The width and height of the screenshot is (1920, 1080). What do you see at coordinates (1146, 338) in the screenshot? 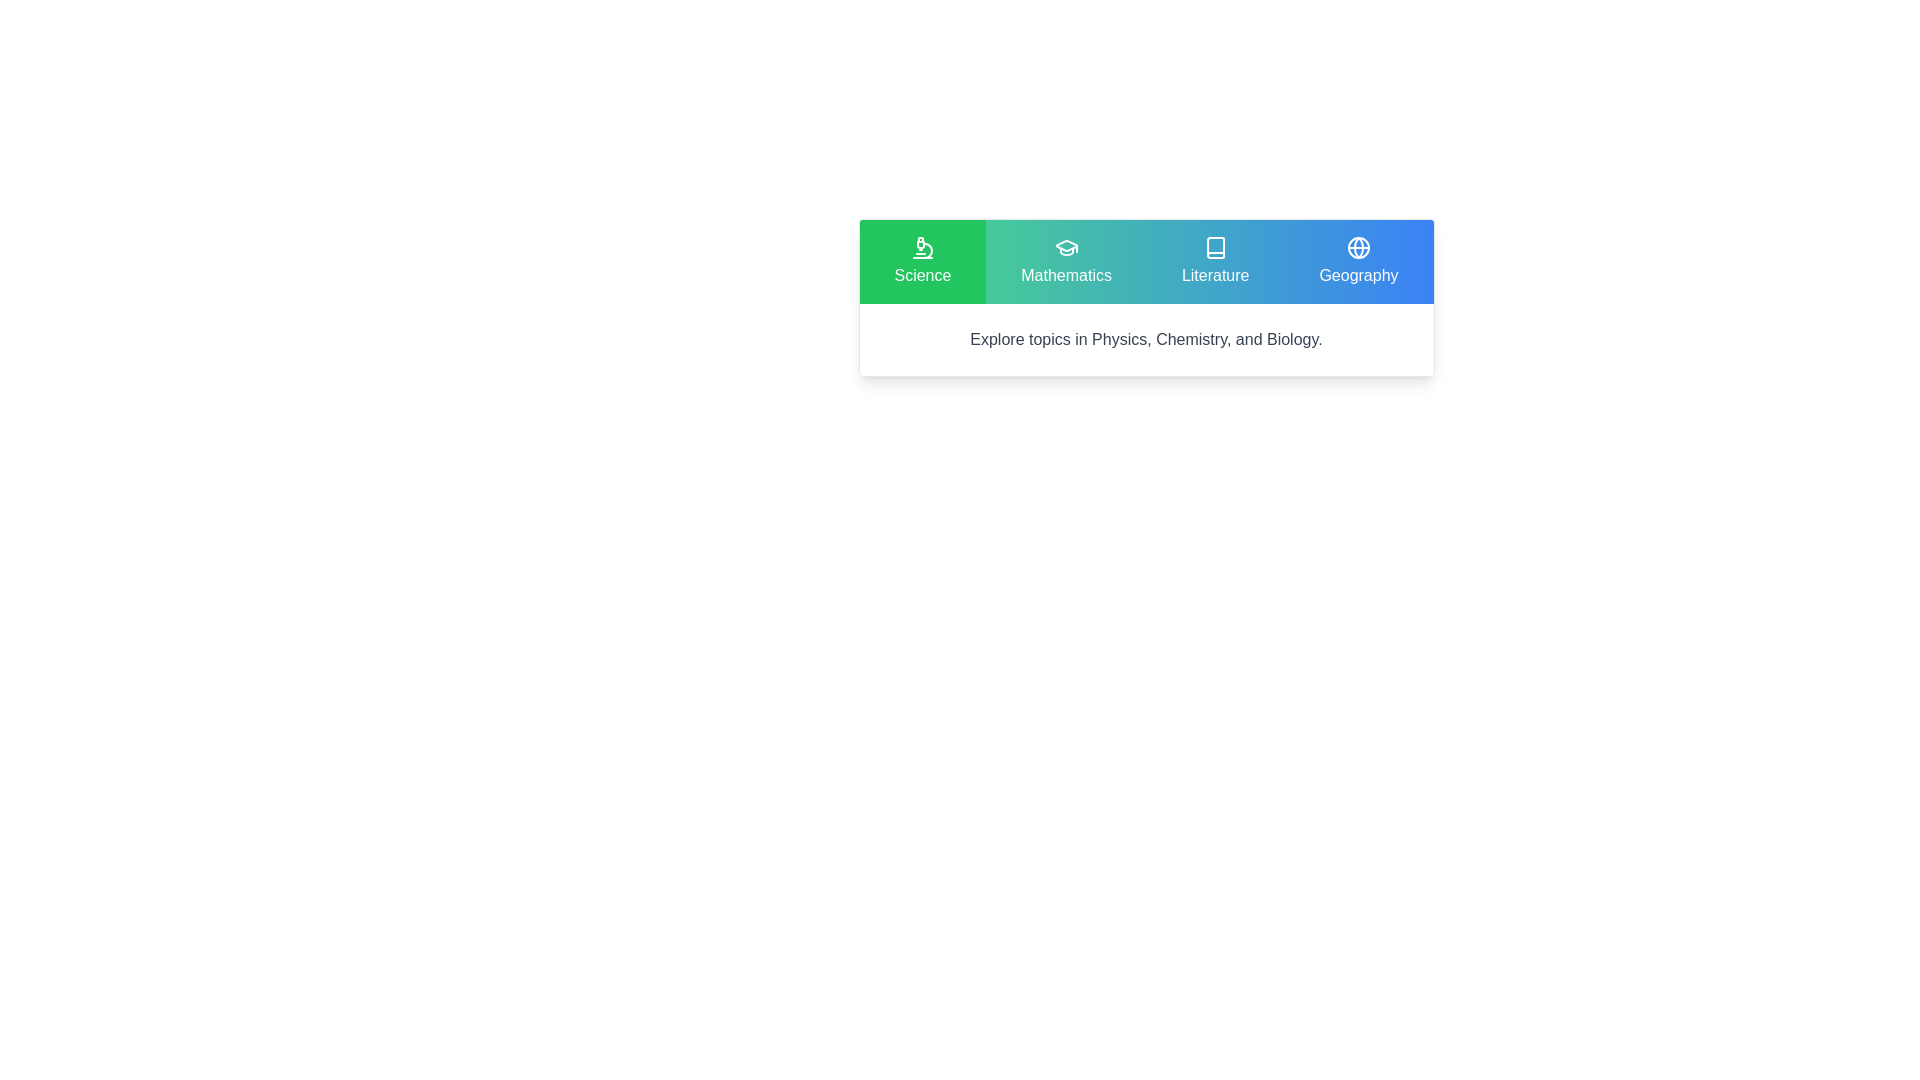
I see `the text label displaying 'Explore topics in Physics, Chemistry, and Biology.' which is centrally aligned under the category buttons` at bounding box center [1146, 338].